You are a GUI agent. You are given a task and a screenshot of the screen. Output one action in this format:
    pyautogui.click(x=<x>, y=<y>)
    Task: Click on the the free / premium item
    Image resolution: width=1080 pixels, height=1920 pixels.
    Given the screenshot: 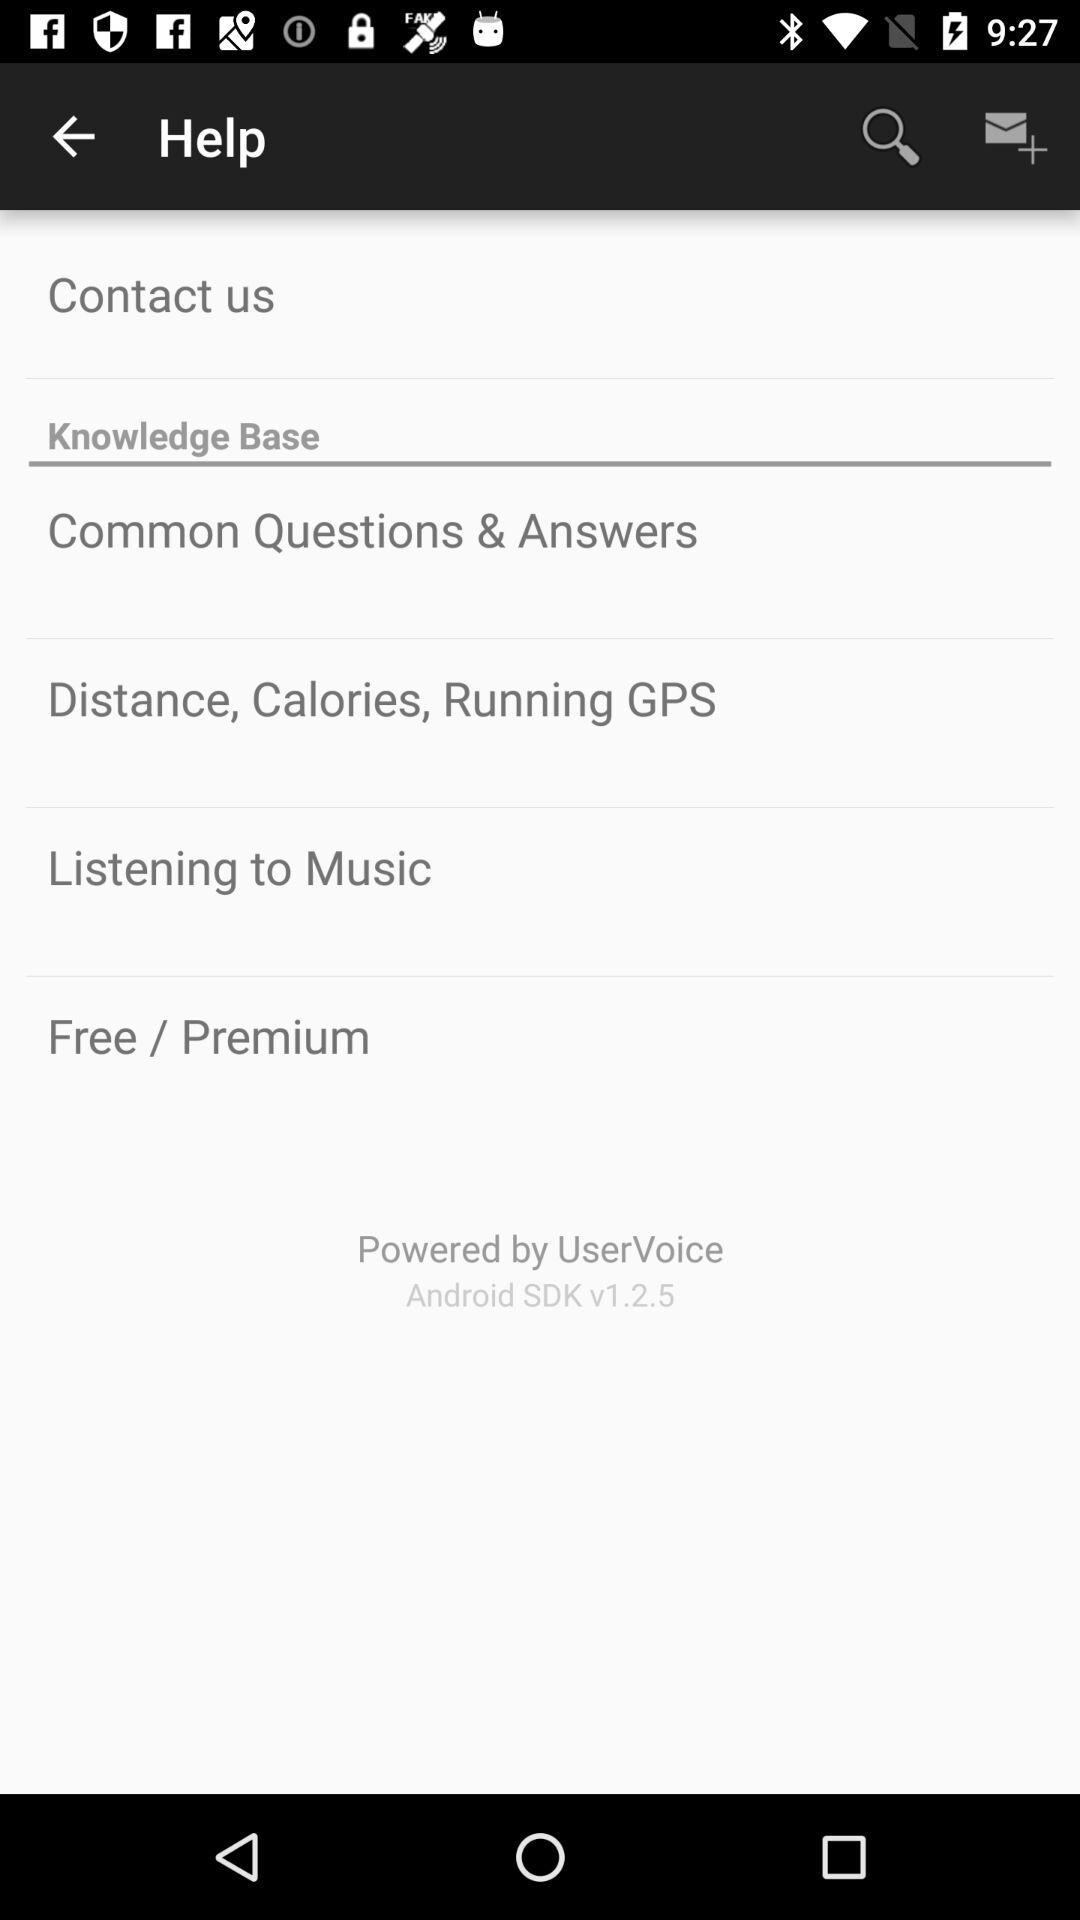 What is the action you would take?
    pyautogui.click(x=208, y=1035)
    